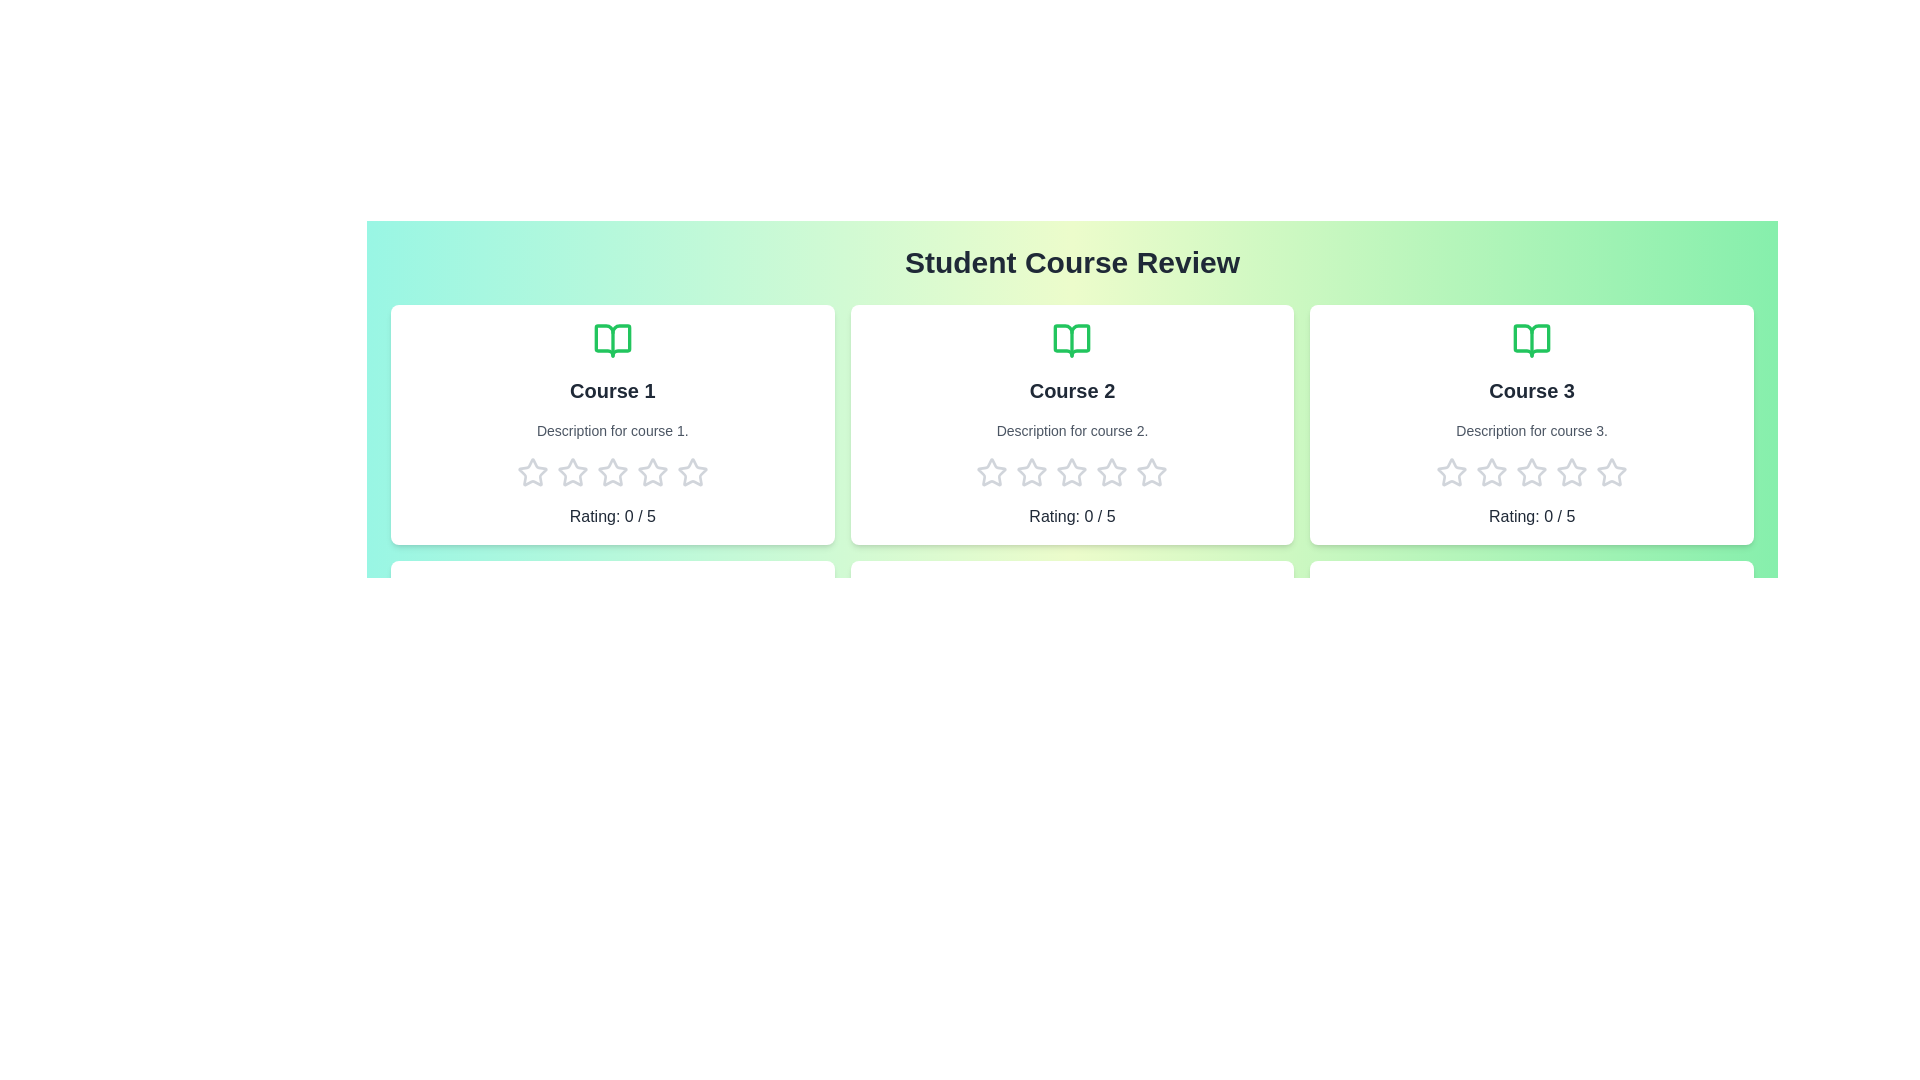 Image resolution: width=1920 pixels, height=1080 pixels. I want to click on the rating of a course to 4 stars by clicking on the corresponding star, so click(652, 473).